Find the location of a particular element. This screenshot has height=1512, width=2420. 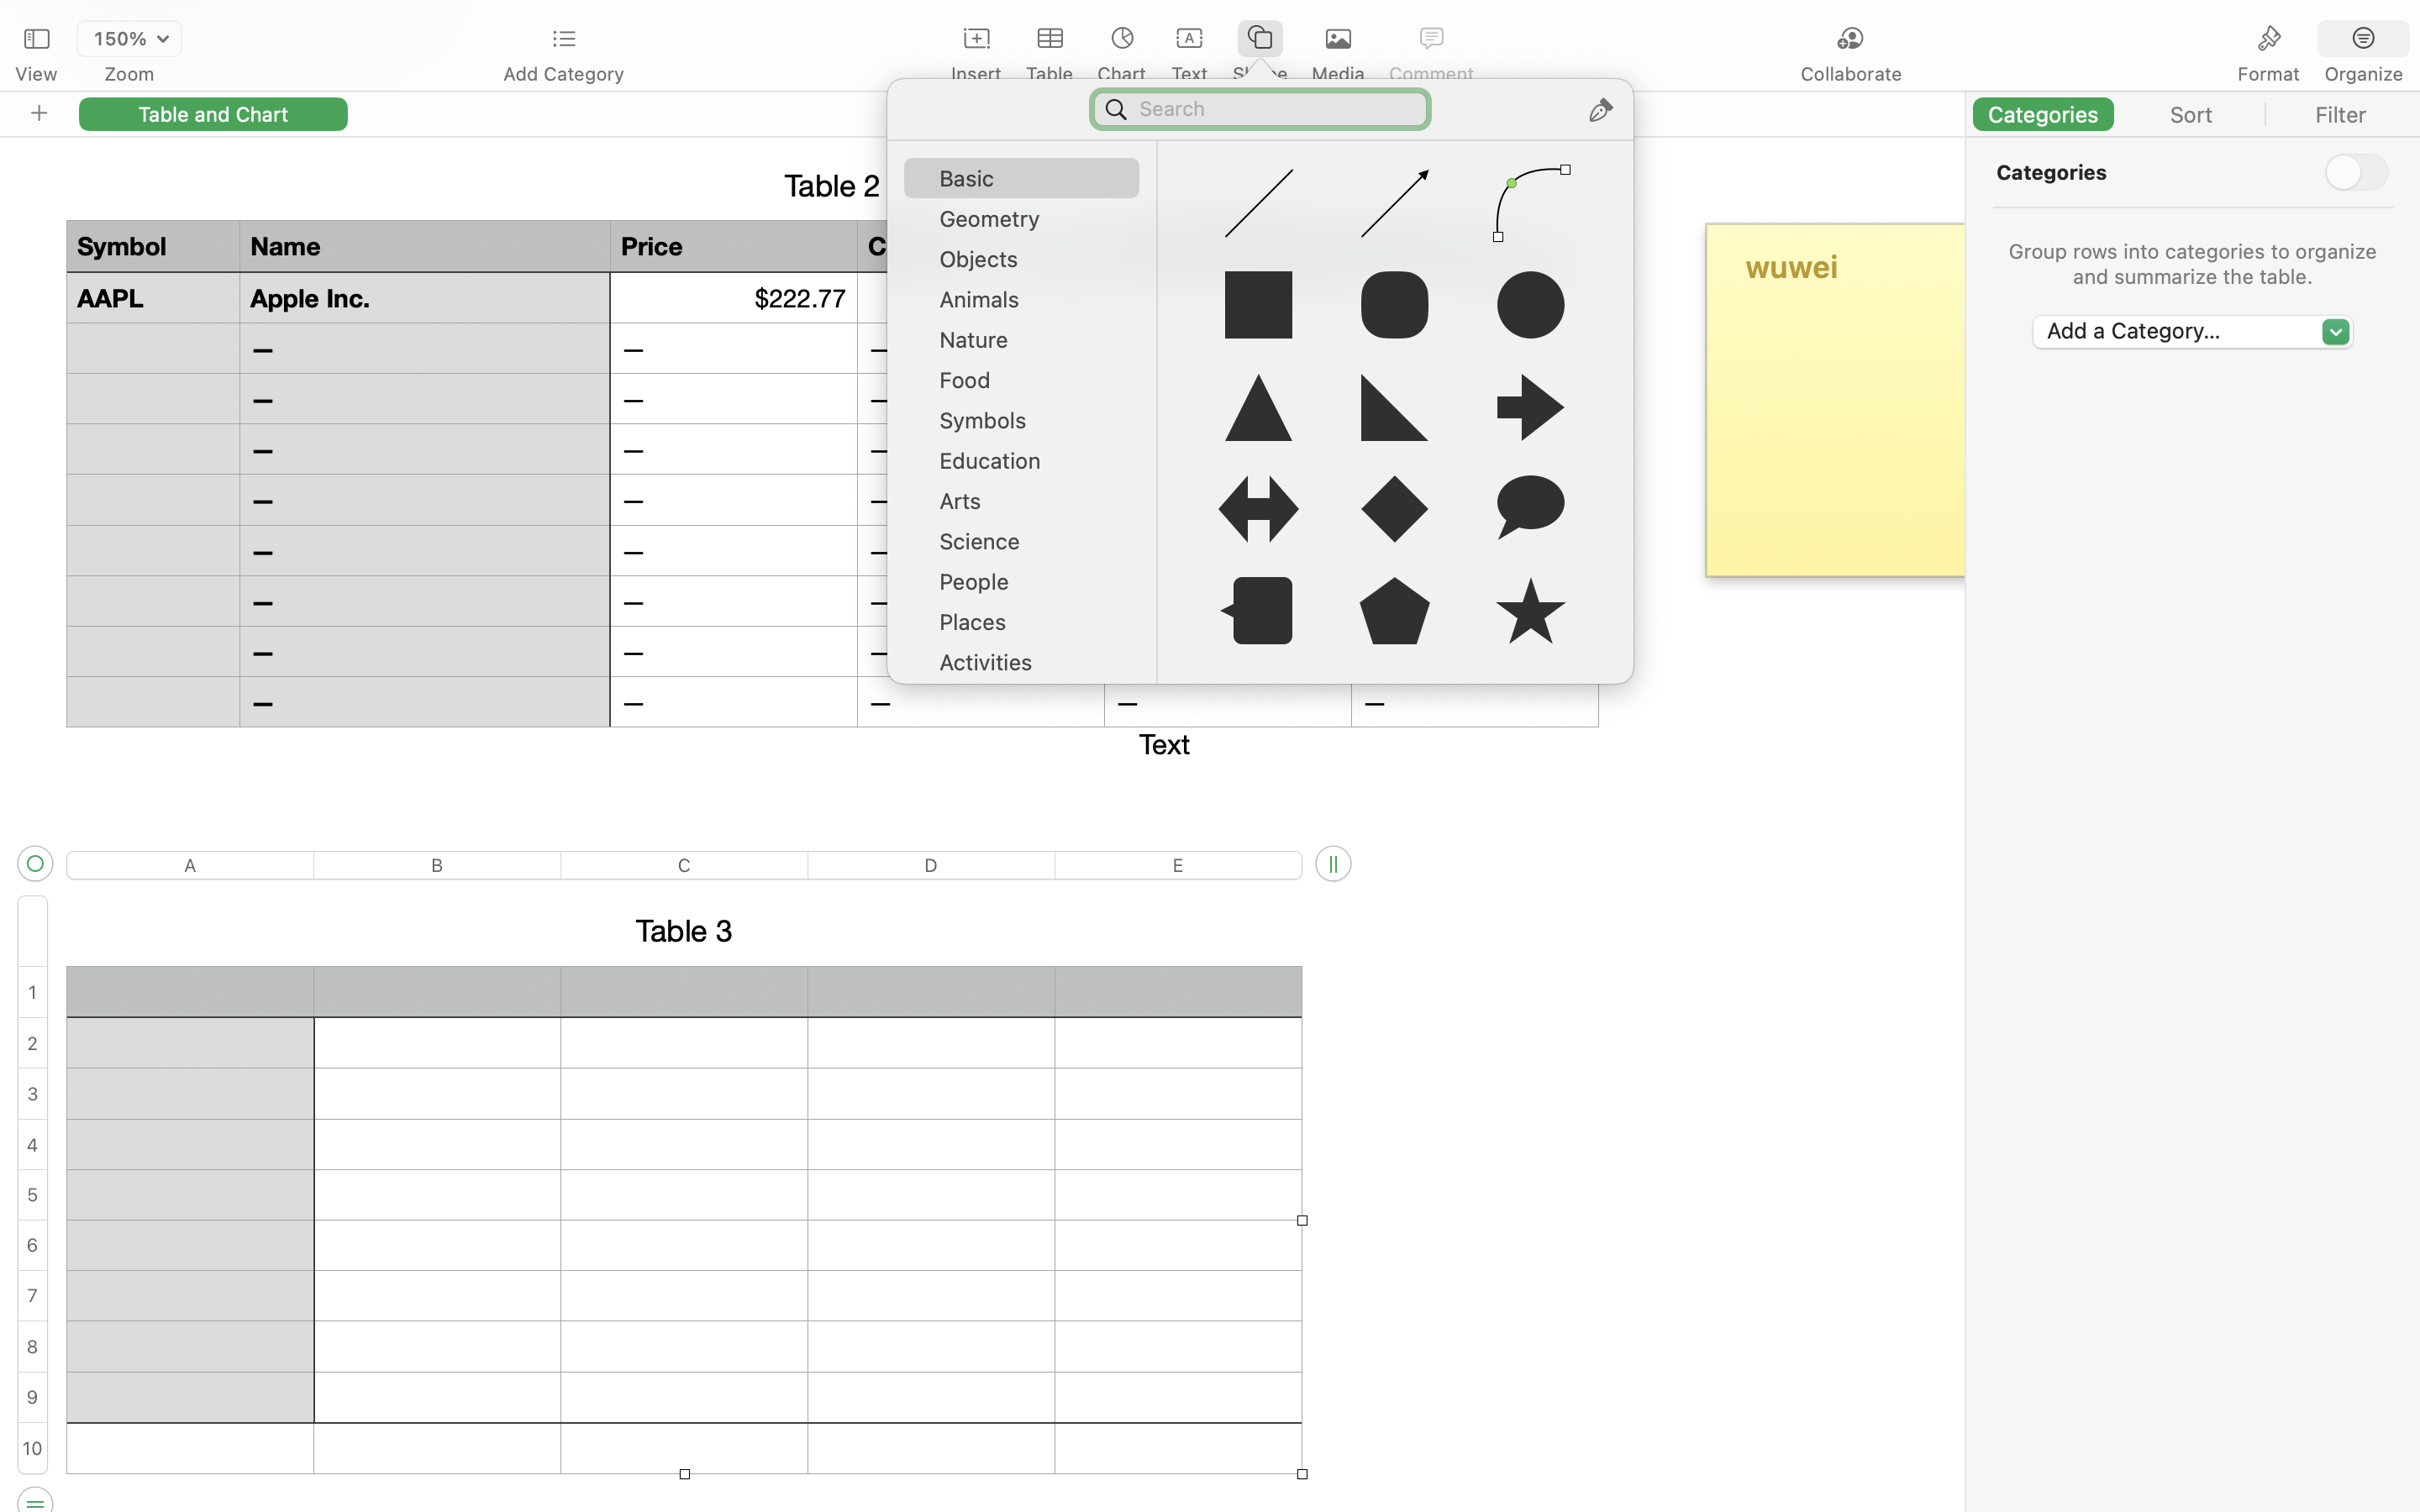

'Format' is located at coordinates (2269, 74).